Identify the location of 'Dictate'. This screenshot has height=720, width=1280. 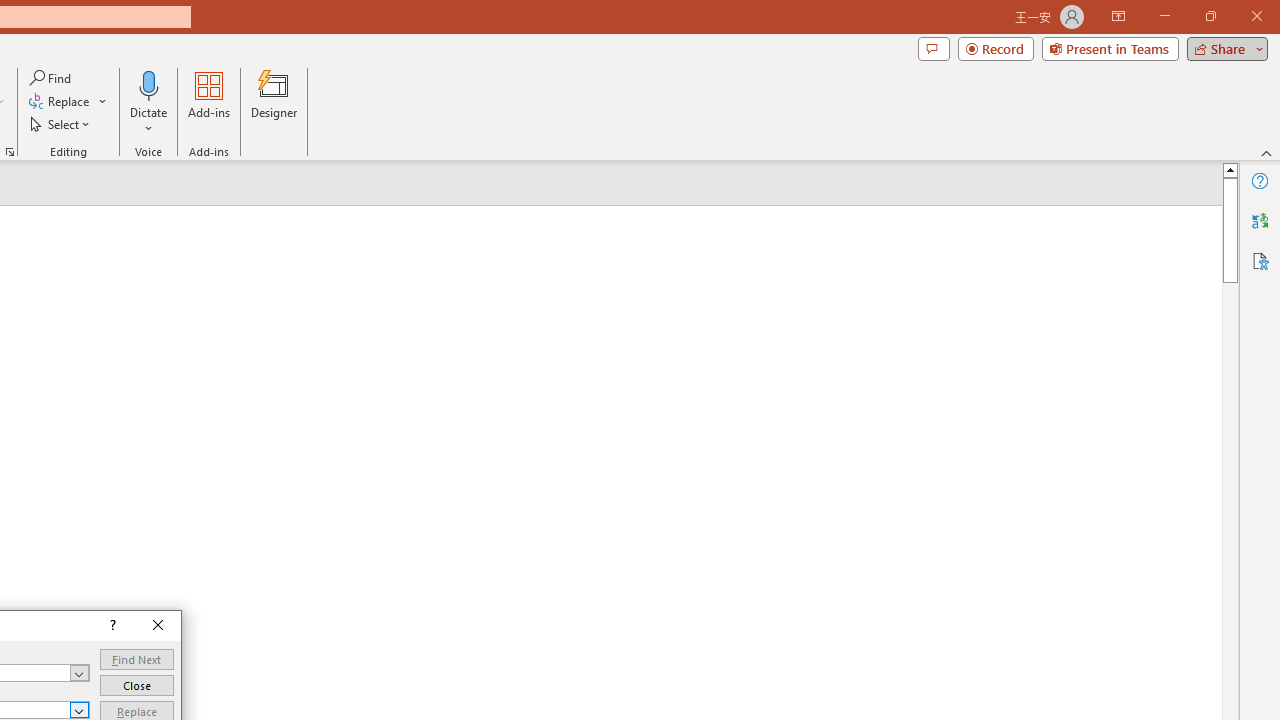
(148, 103).